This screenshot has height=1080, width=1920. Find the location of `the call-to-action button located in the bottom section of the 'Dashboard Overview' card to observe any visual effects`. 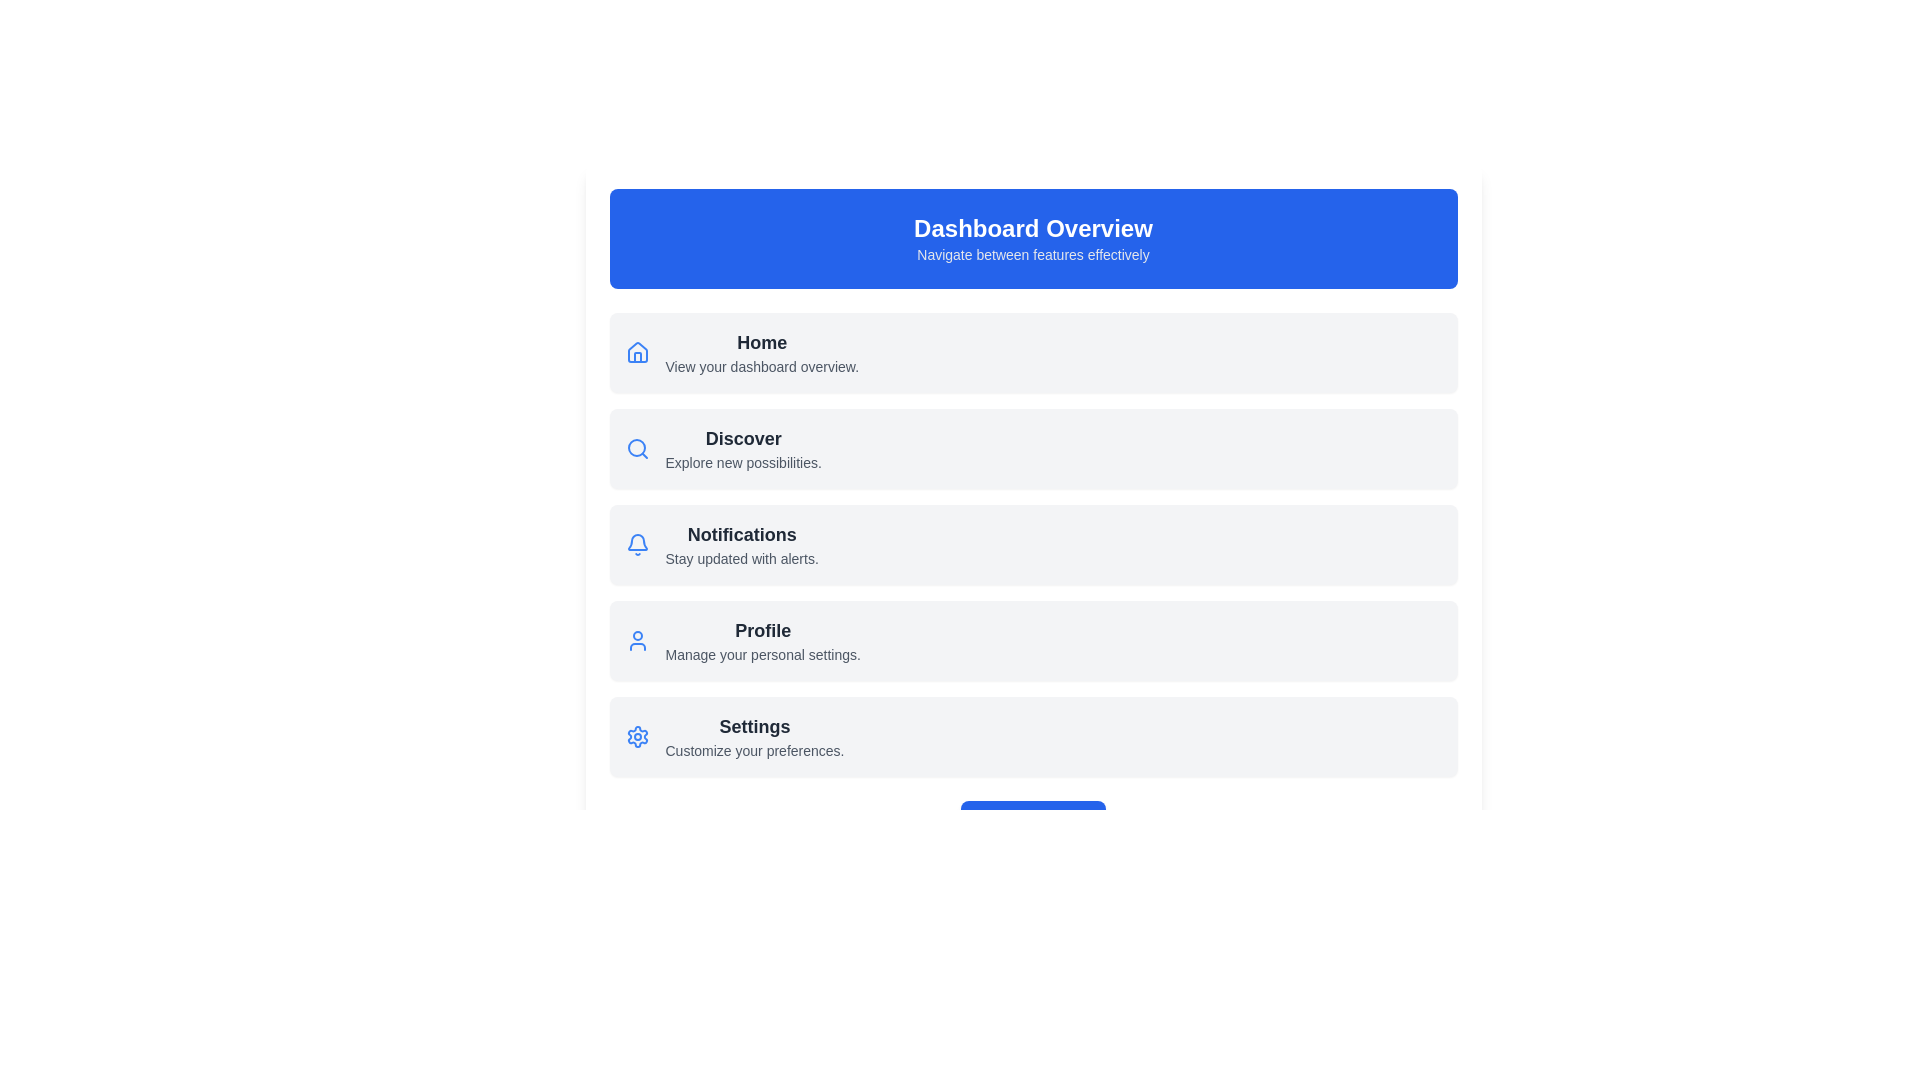

the call-to-action button located in the bottom section of the 'Dashboard Overview' card to observe any visual effects is located at coordinates (1033, 826).